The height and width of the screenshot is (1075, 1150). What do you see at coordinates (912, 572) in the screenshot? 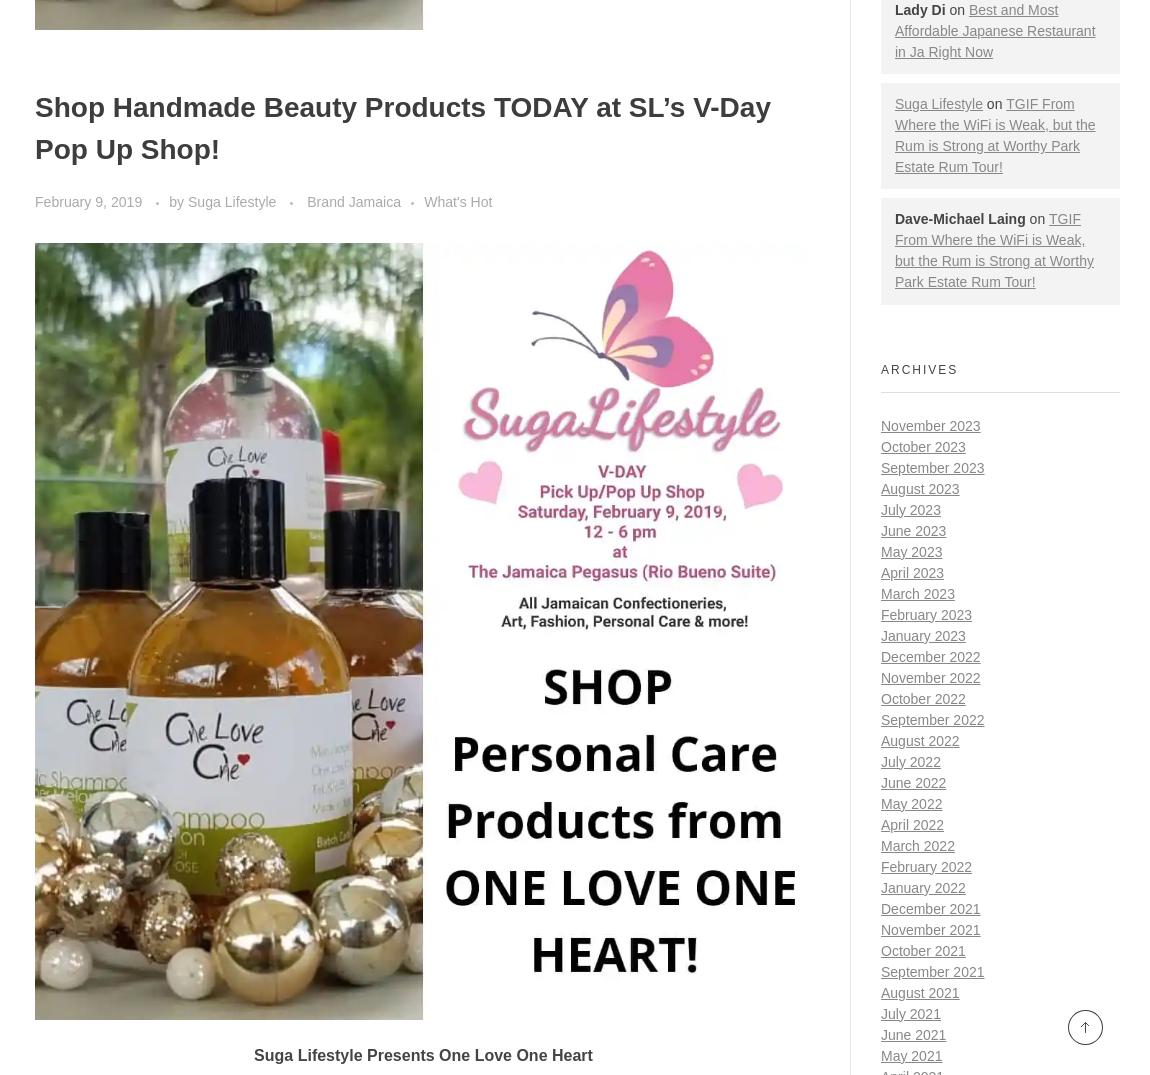
I see `'April 2023'` at bounding box center [912, 572].